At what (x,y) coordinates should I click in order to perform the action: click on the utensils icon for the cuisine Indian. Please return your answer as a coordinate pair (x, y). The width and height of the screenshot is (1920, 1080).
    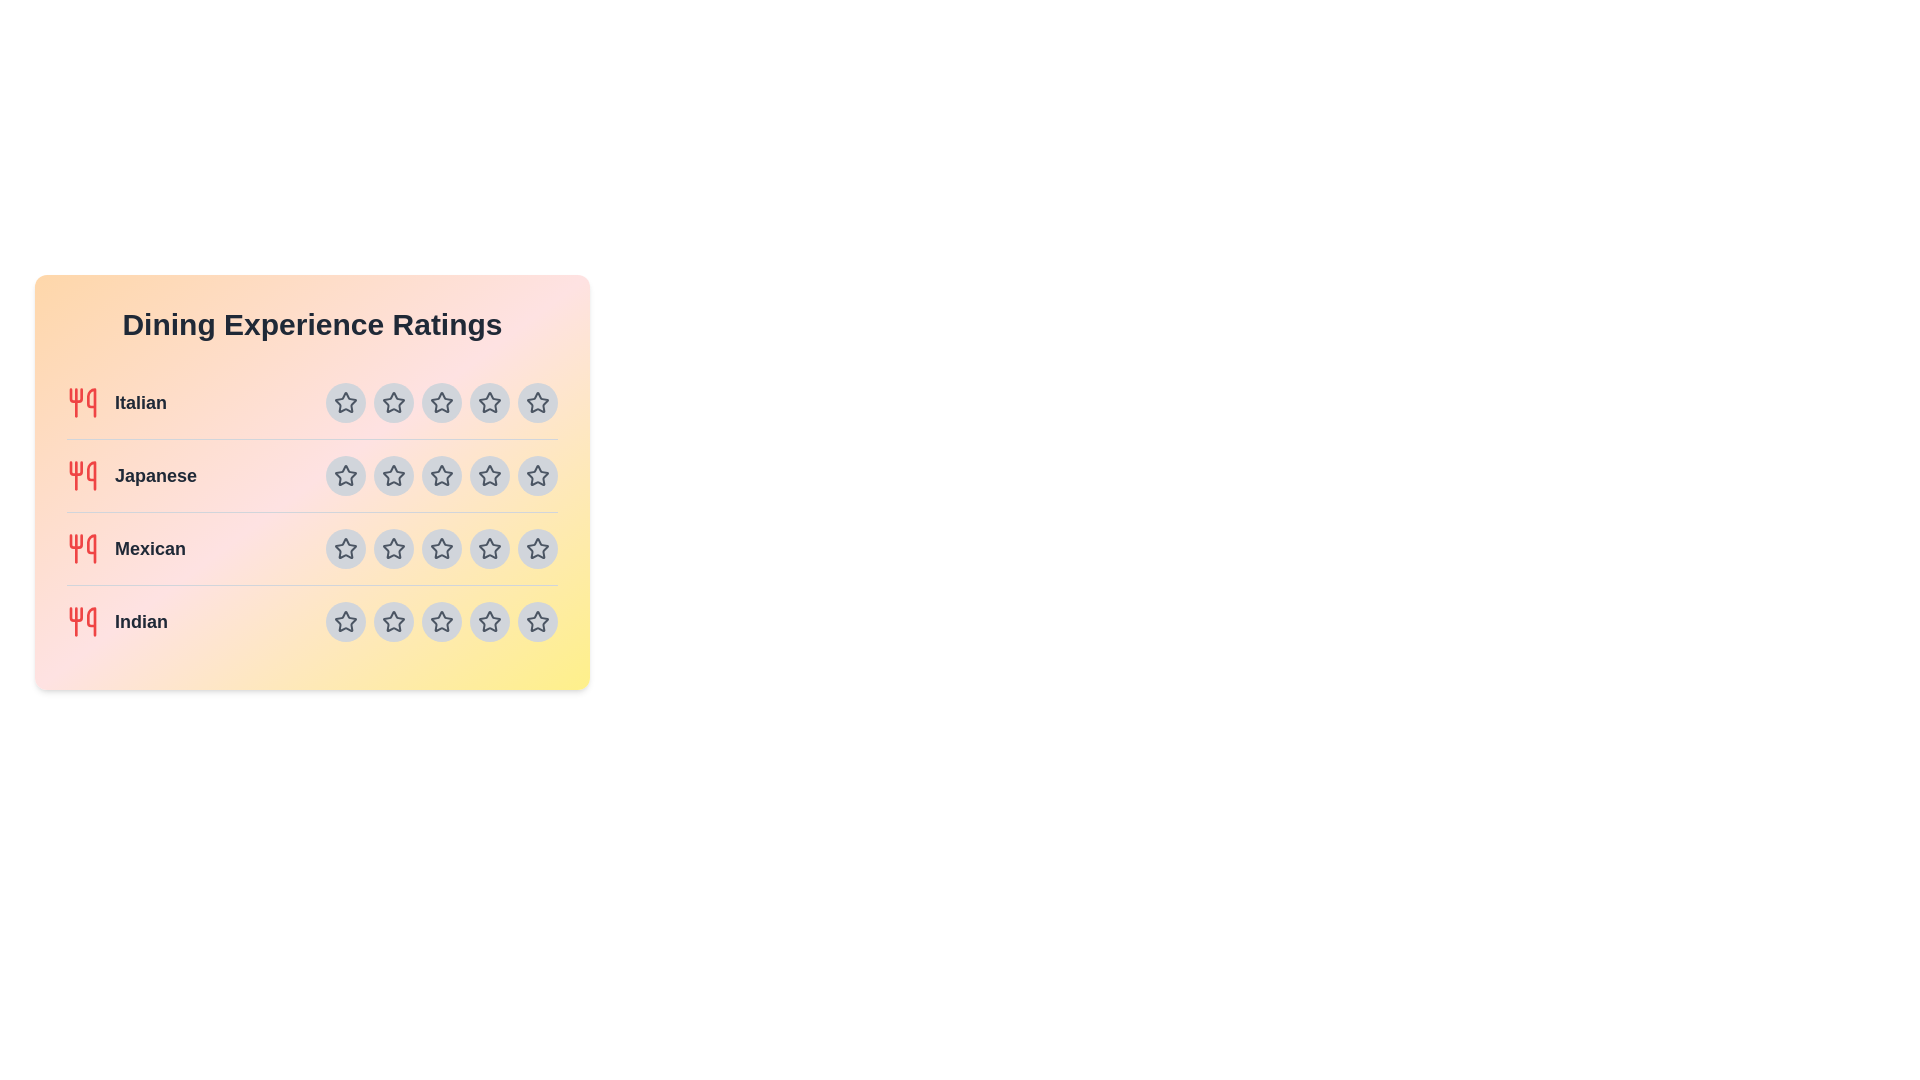
    Looking at the image, I should click on (81, 620).